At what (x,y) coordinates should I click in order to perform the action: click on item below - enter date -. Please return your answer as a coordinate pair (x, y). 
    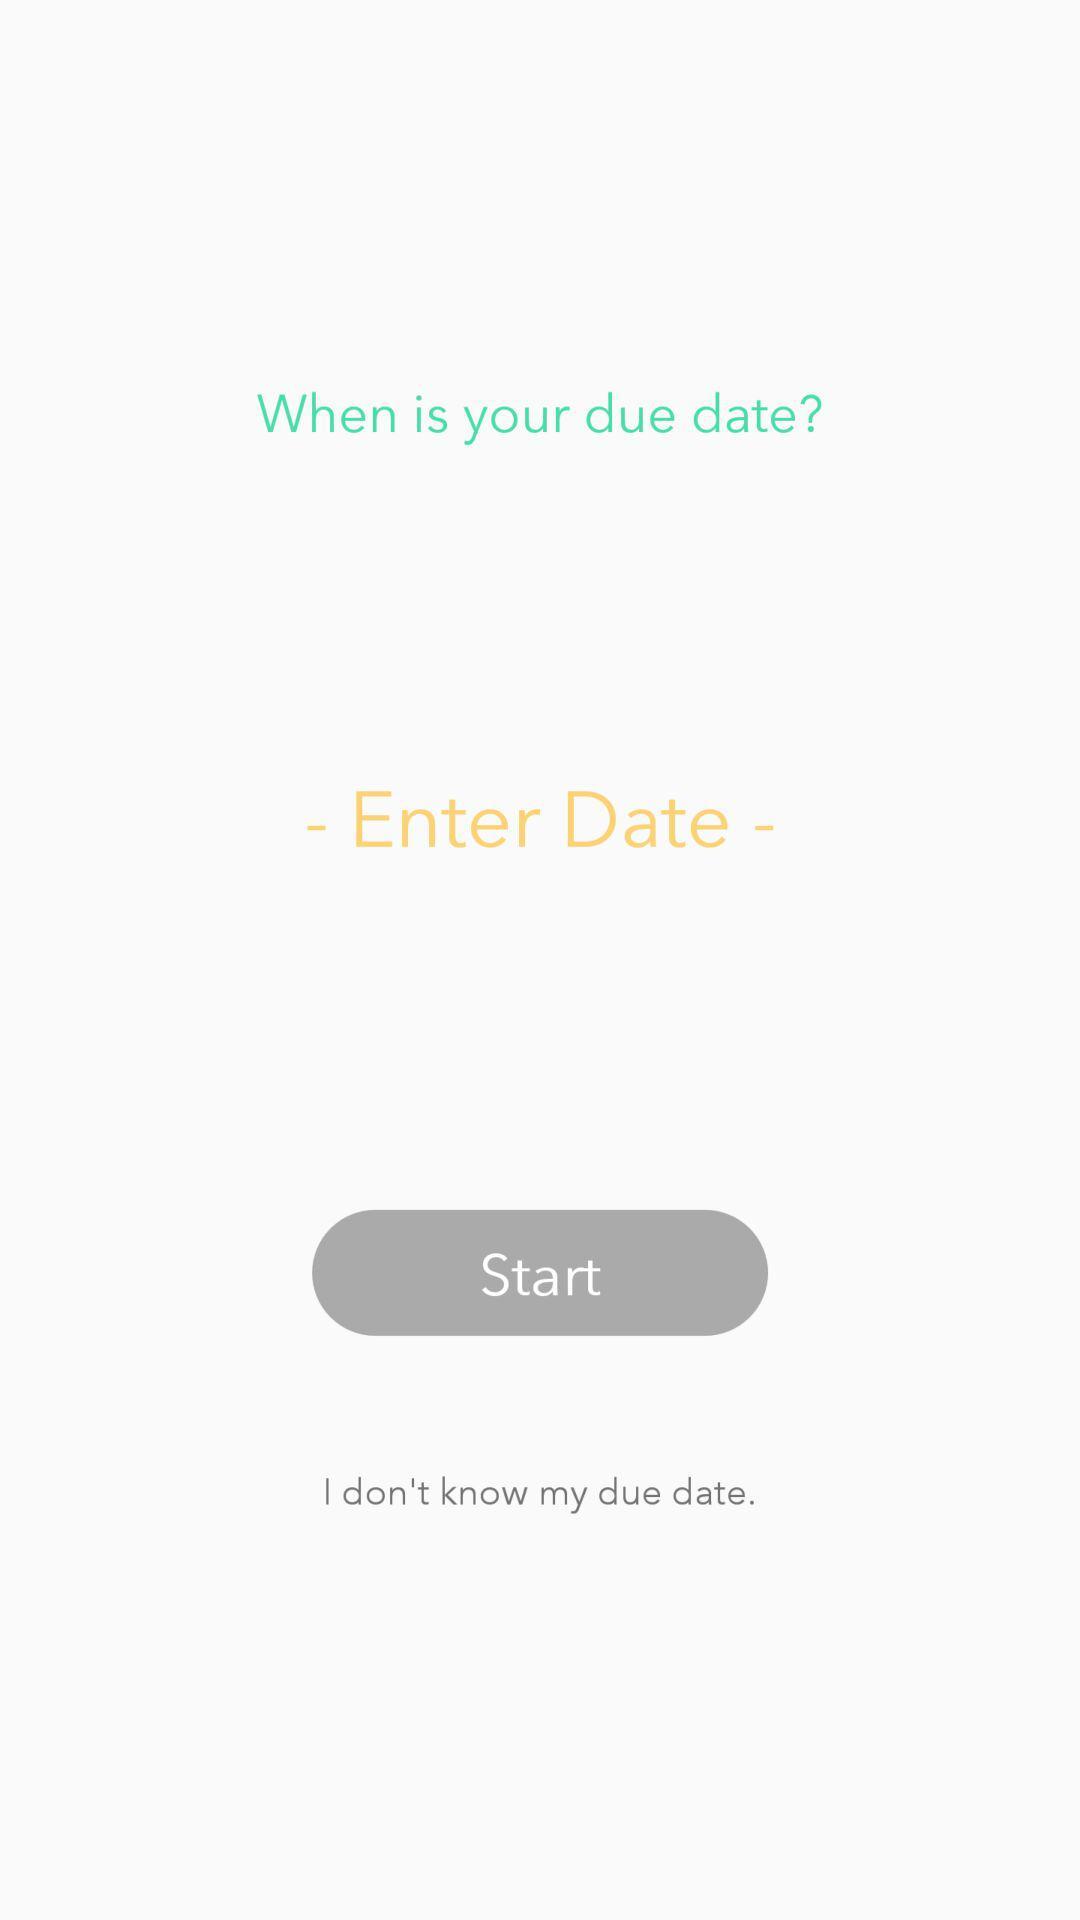
    Looking at the image, I should click on (540, 1271).